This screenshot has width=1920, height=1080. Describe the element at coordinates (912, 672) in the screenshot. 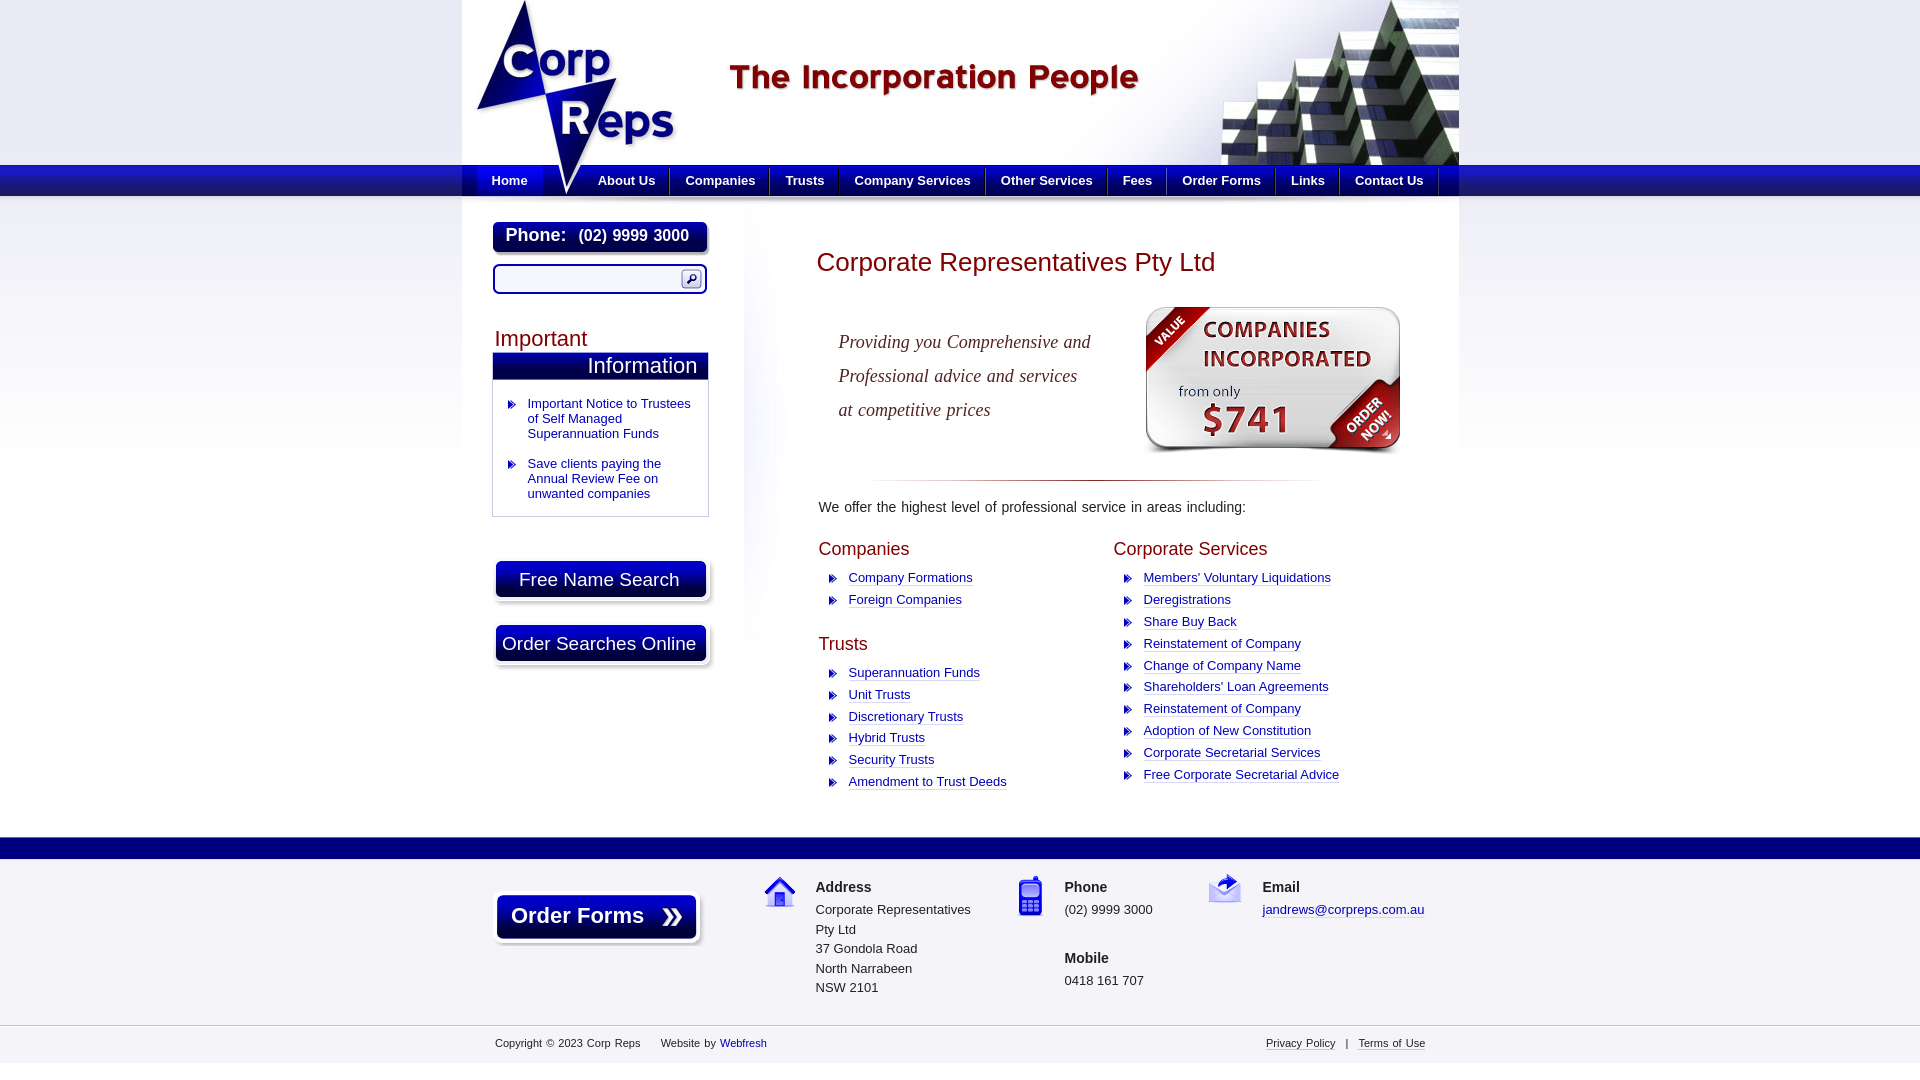

I see `'Superannuation Funds'` at that location.